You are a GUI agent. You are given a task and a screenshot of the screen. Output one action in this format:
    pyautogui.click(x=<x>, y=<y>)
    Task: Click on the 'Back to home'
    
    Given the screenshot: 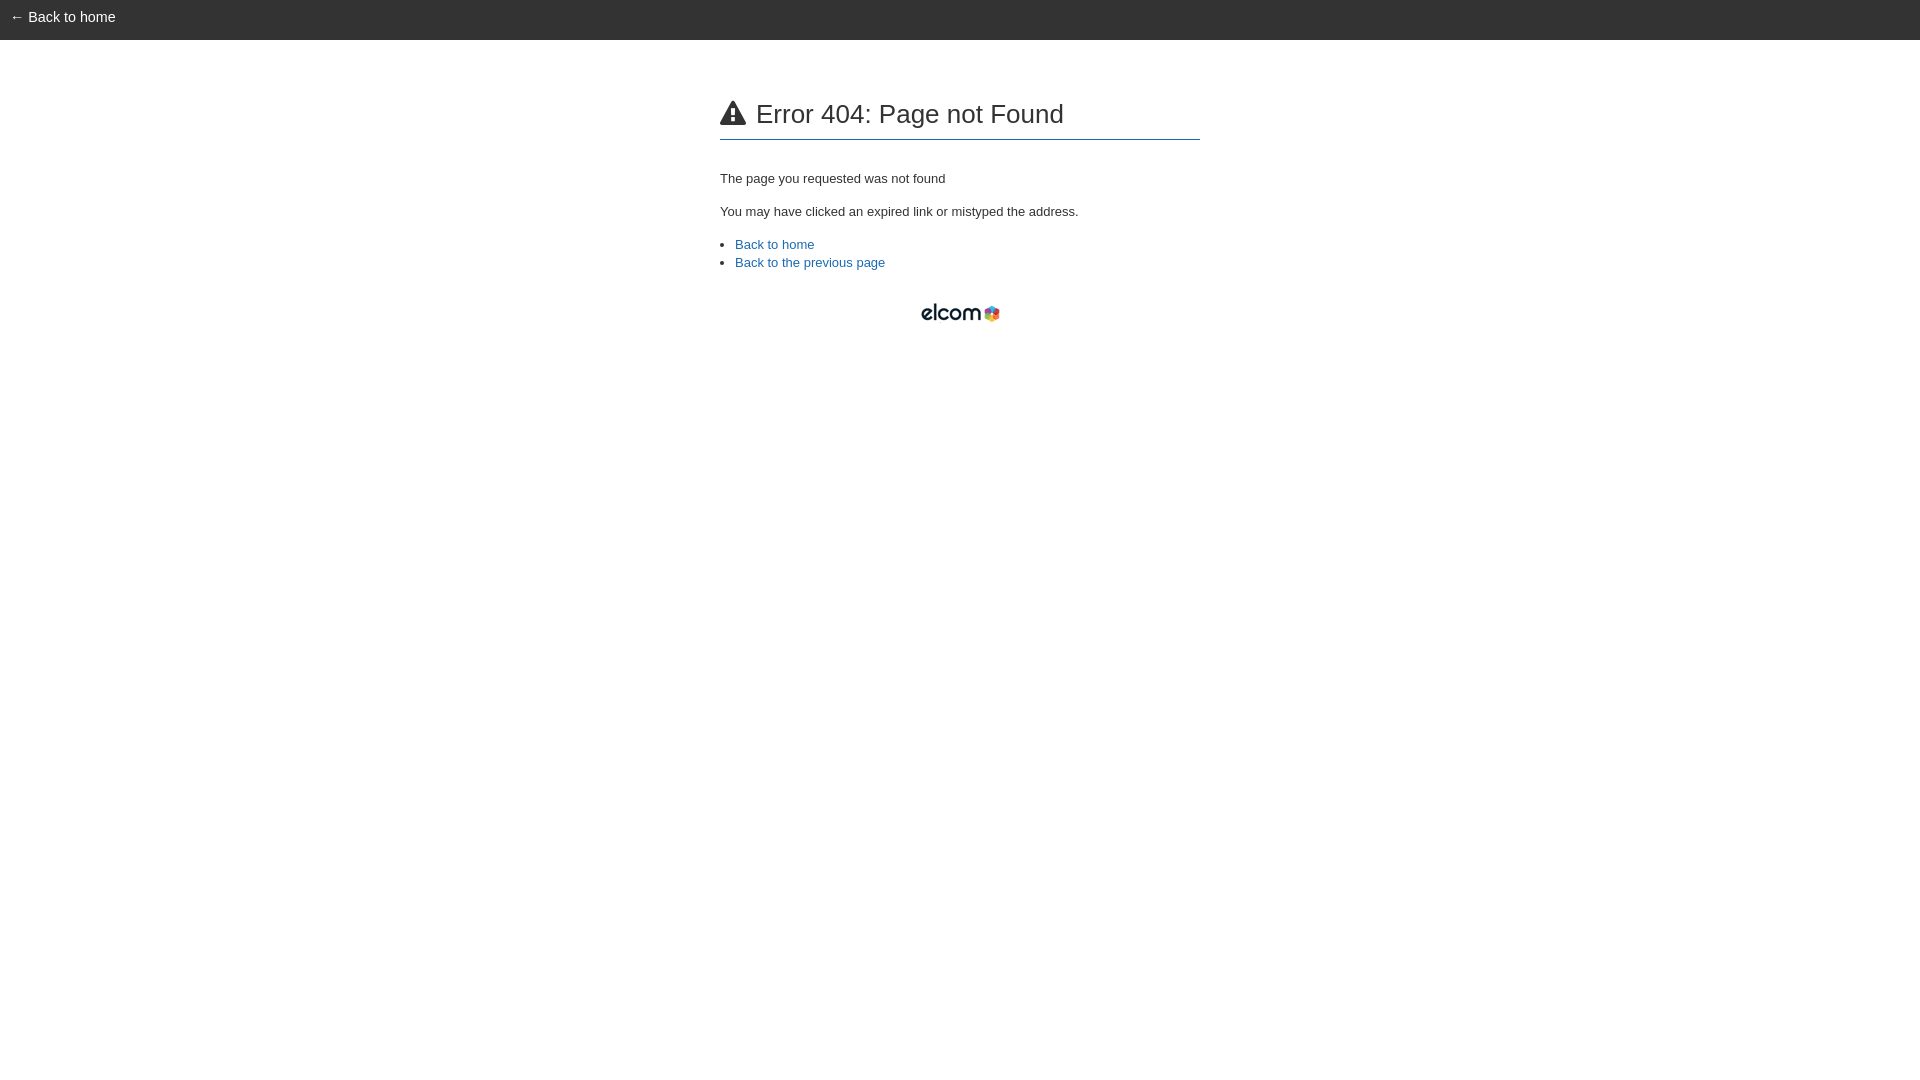 What is the action you would take?
    pyautogui.click(x=773, y=244)
    